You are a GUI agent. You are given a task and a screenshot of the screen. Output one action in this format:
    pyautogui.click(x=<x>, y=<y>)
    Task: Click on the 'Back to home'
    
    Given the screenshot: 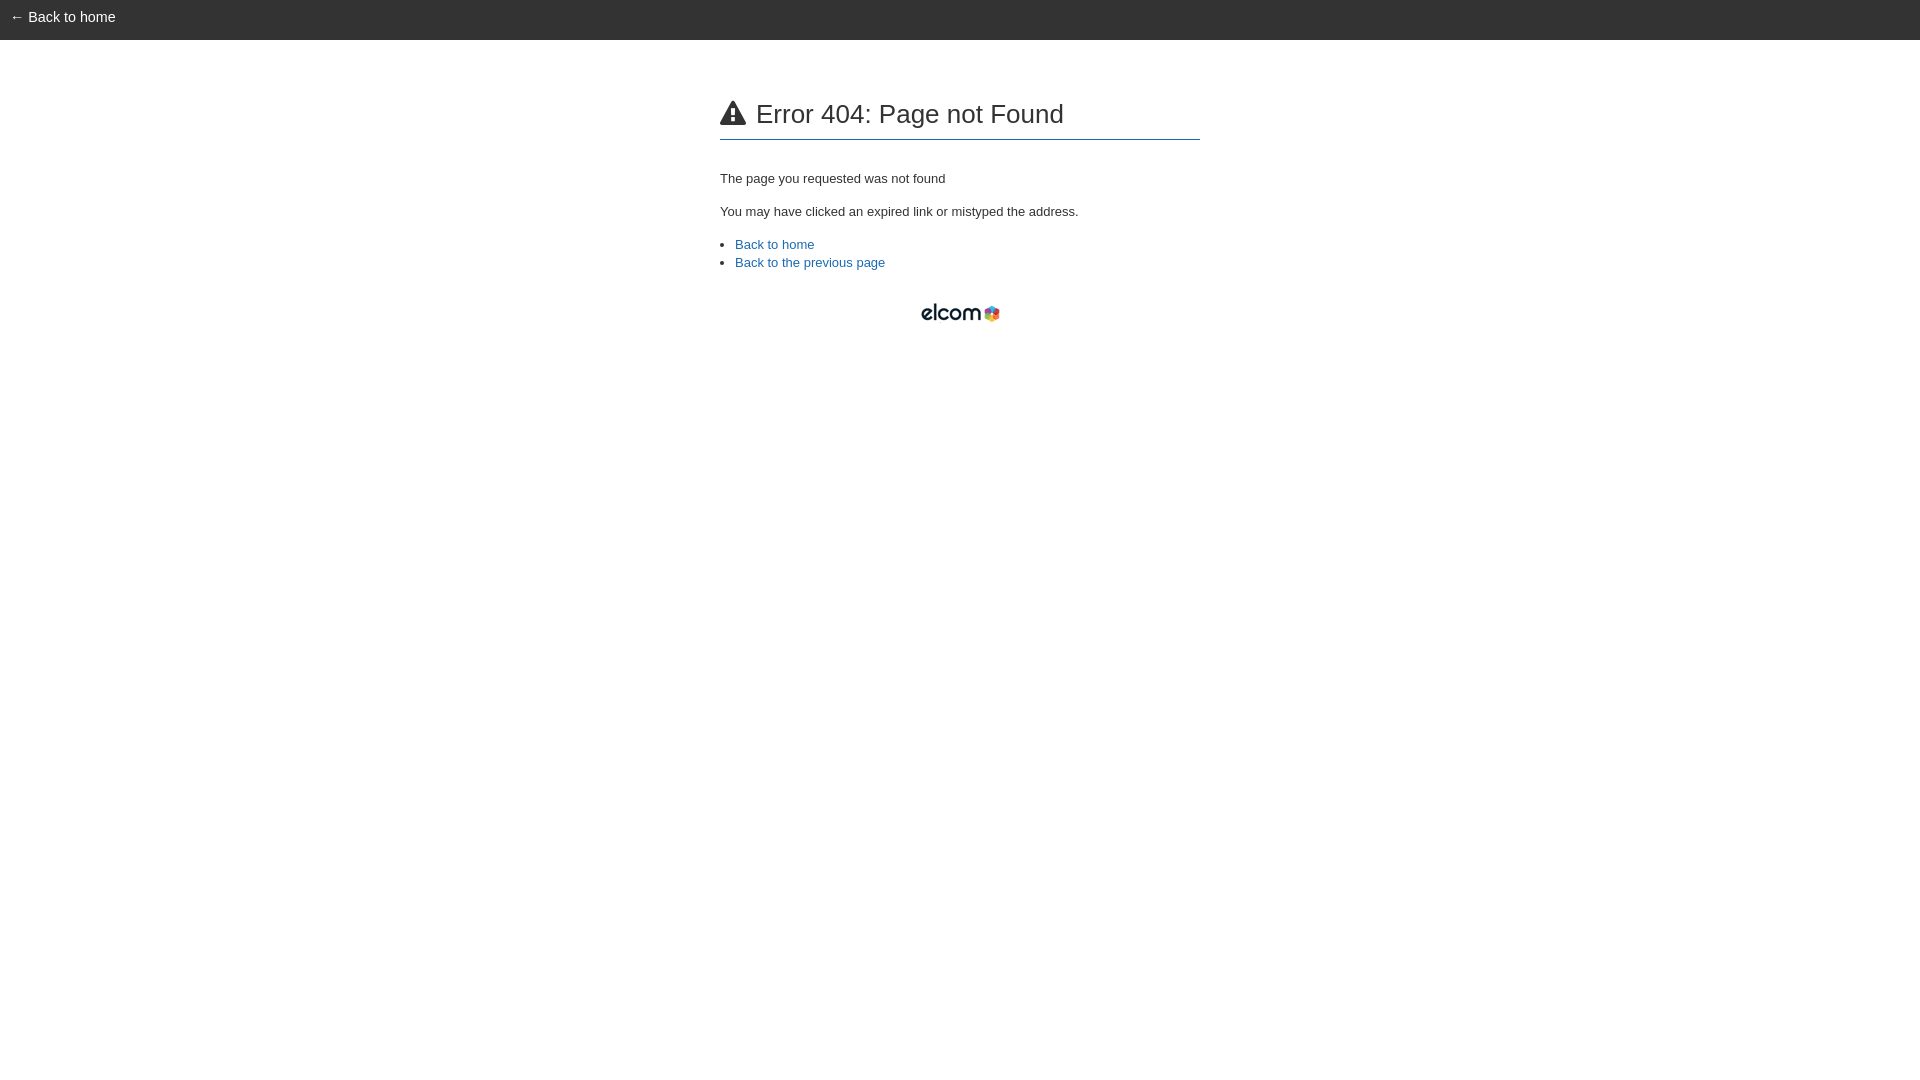 What is the action you would take?
    pyautogui.click(x=773, y=244)
    